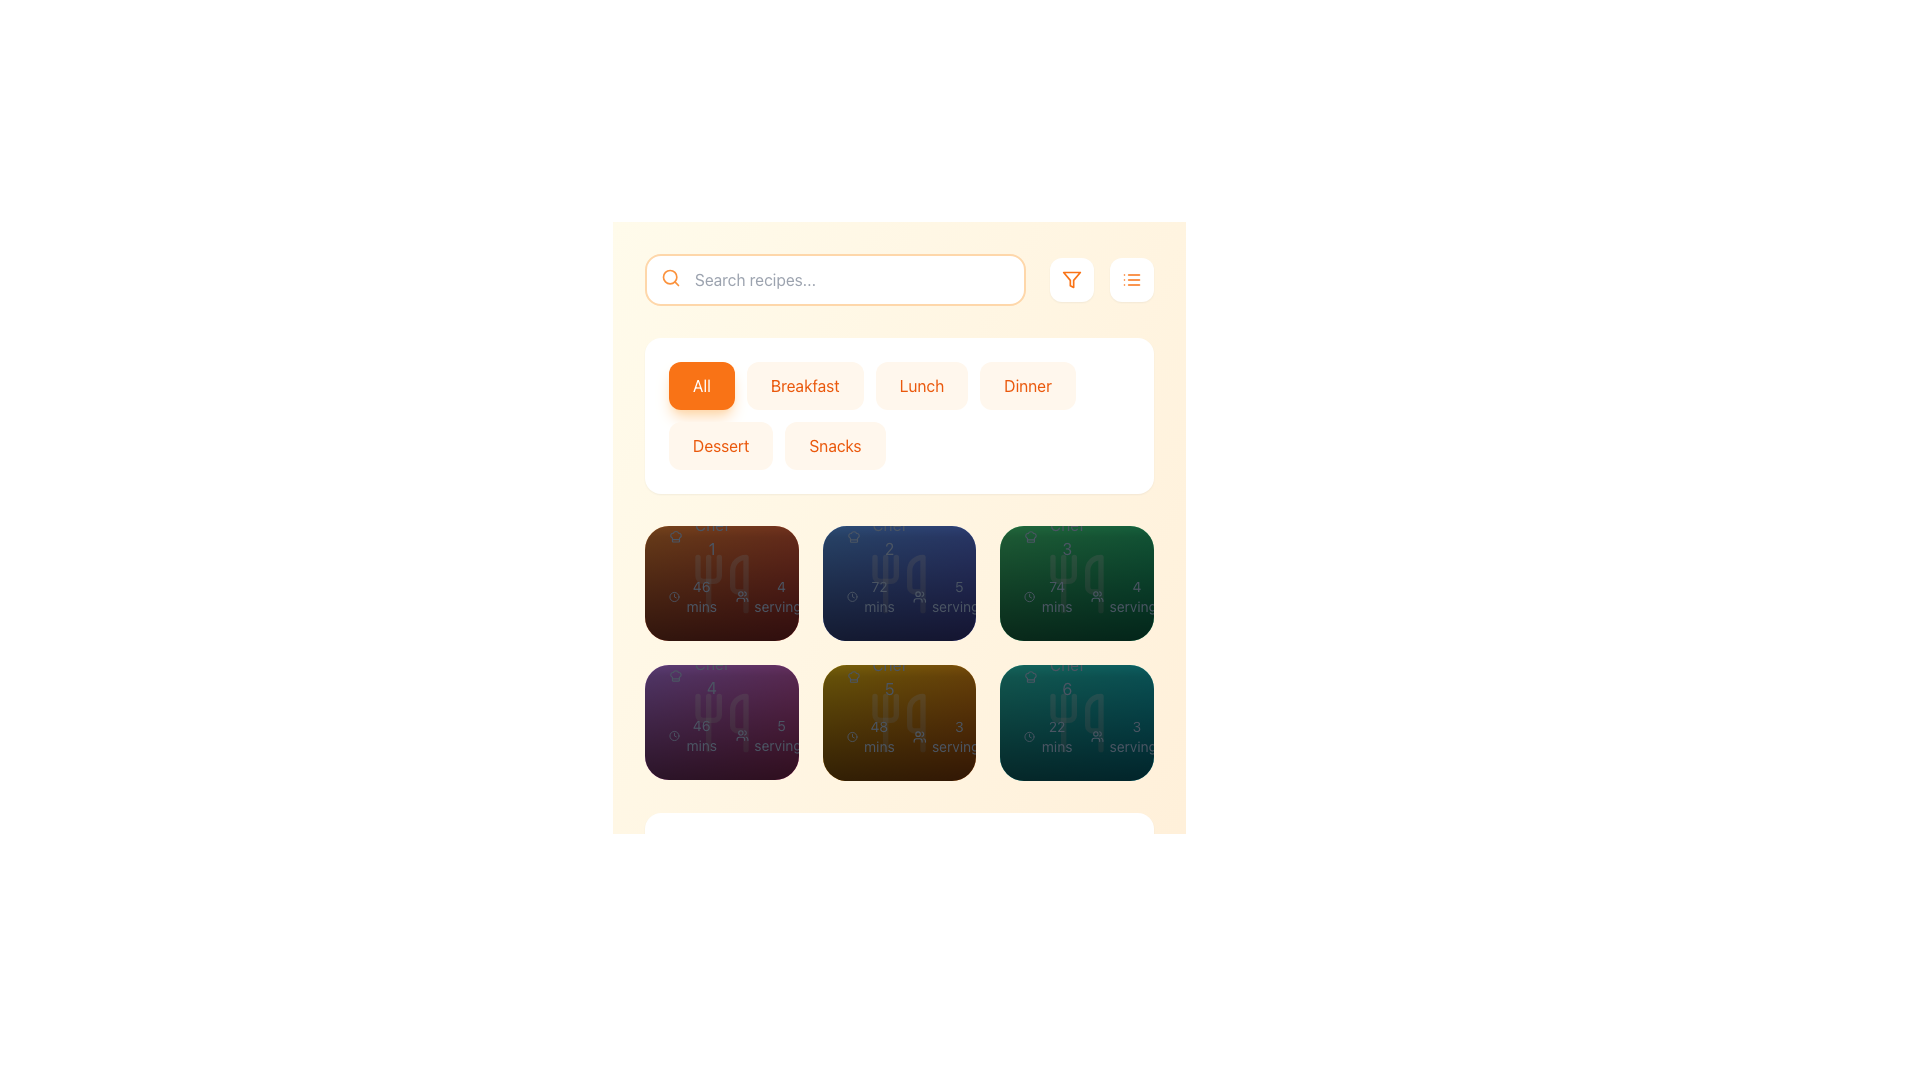 Image resolution: width=1920 pixels, height=1080 pixels. Describe the element at coordinates (1132, 280) in the screenshot. I see `the compact, square-shaped button with a white background and an orange list icon at the center` at that location.